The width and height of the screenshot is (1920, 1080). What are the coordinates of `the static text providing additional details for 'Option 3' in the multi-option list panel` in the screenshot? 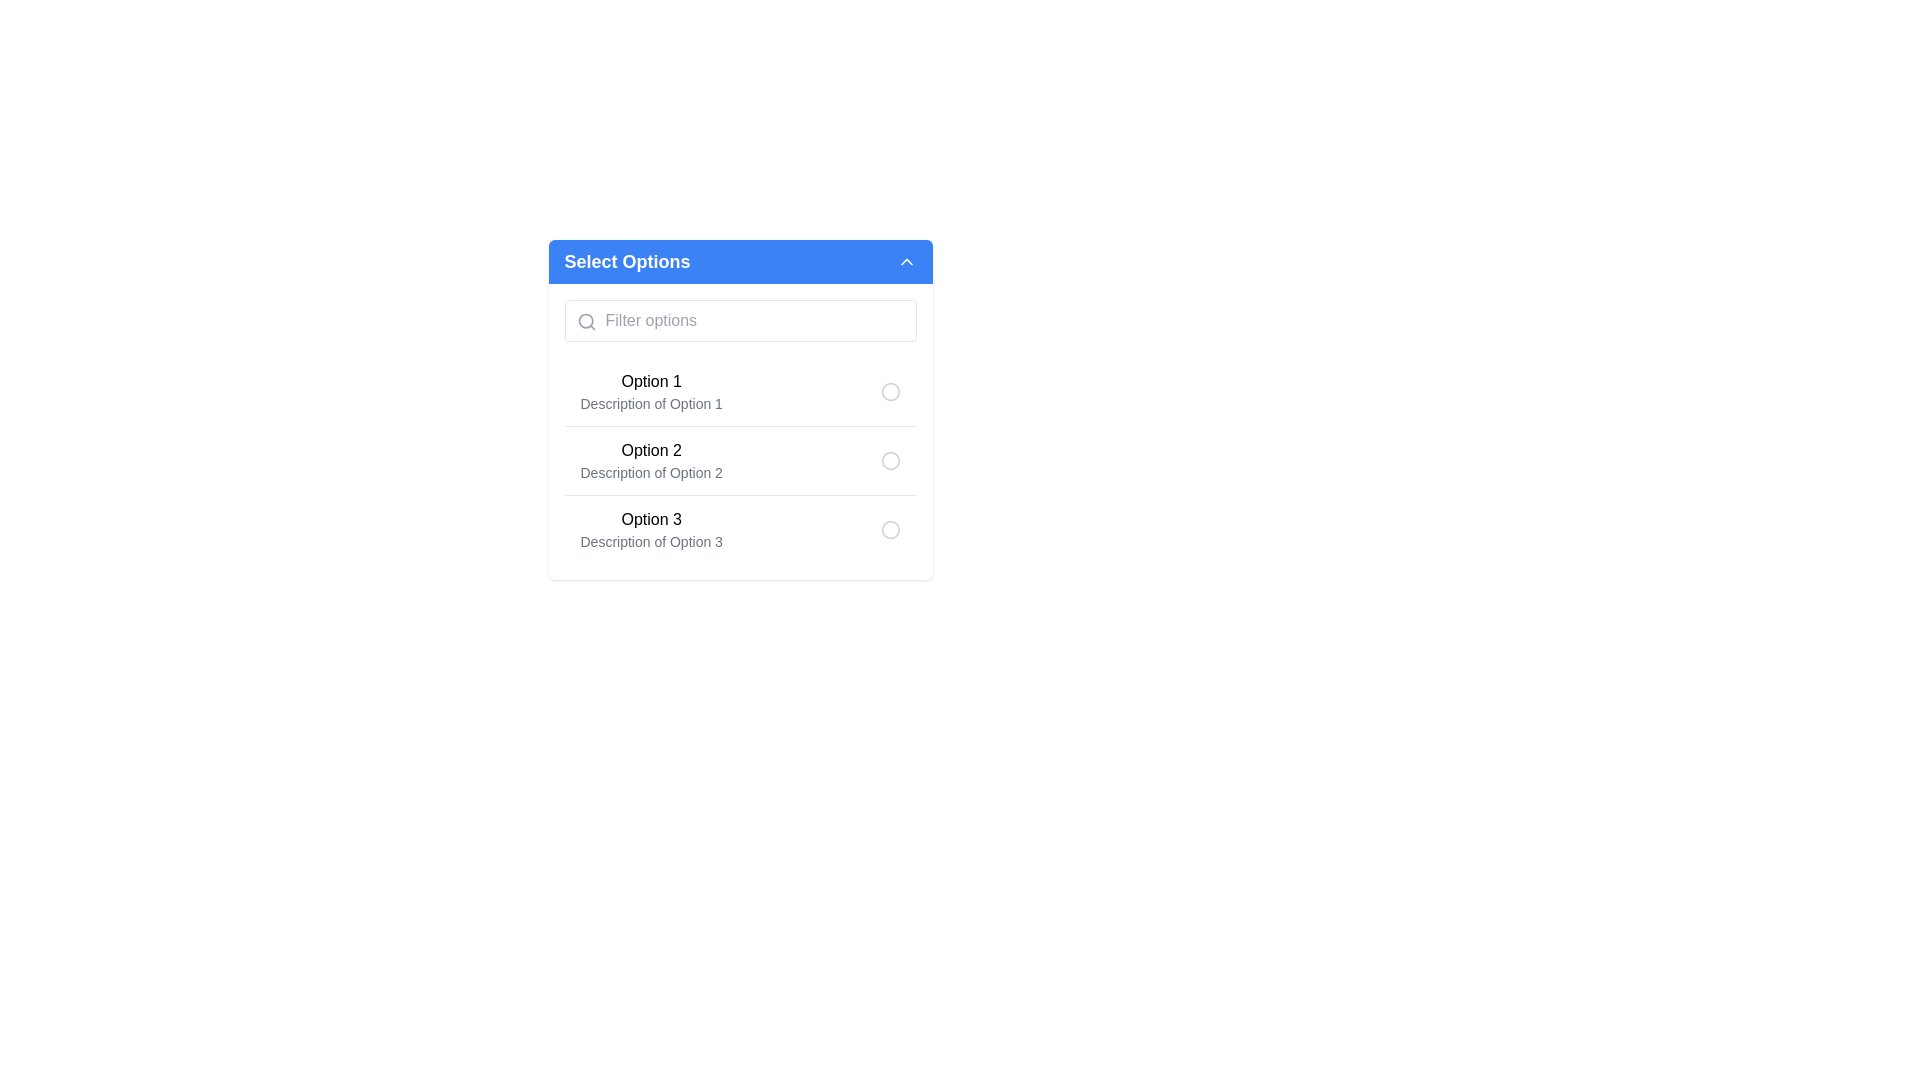 It's located at (651, 542).